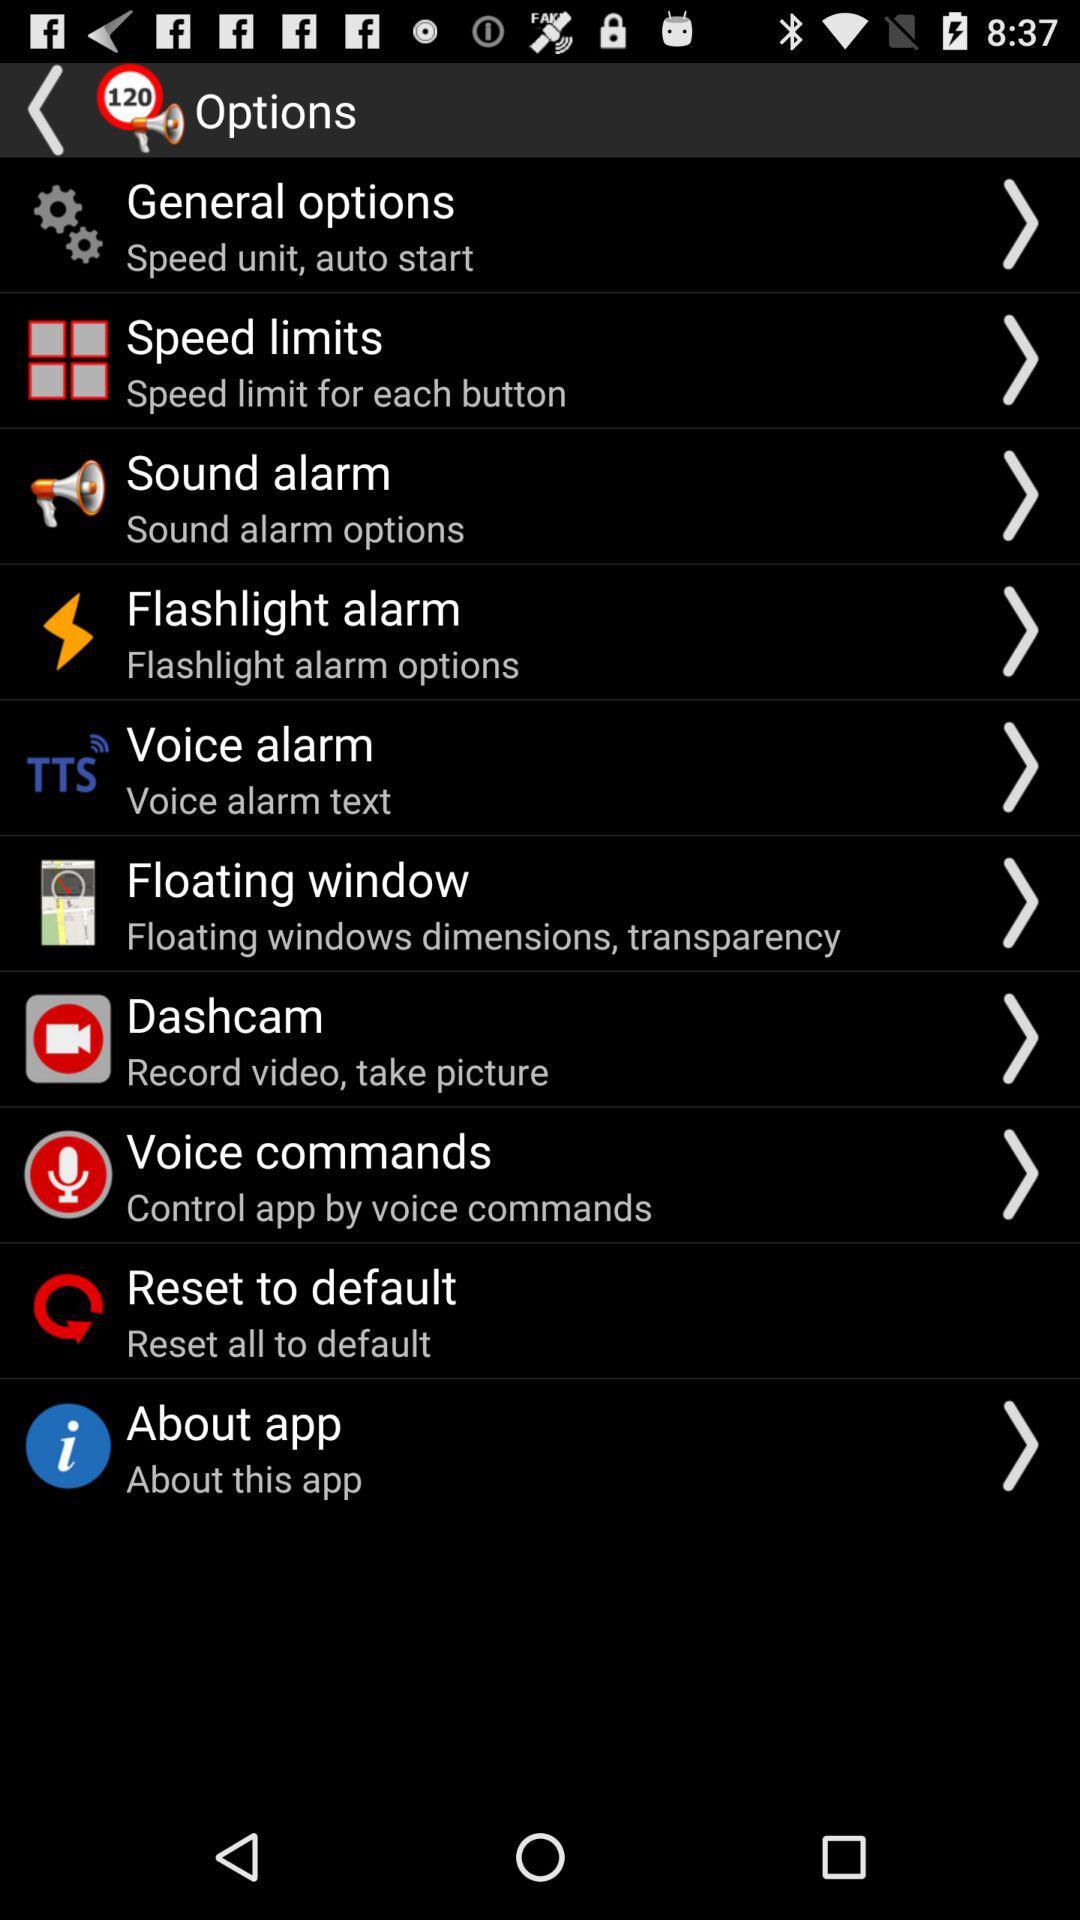 This screenshot has width=1080, height=1920. What do you see at coordinates (46, 109) in the screenshot?
I see `this button is to return to the previous page` at bounding box center [46, 109].